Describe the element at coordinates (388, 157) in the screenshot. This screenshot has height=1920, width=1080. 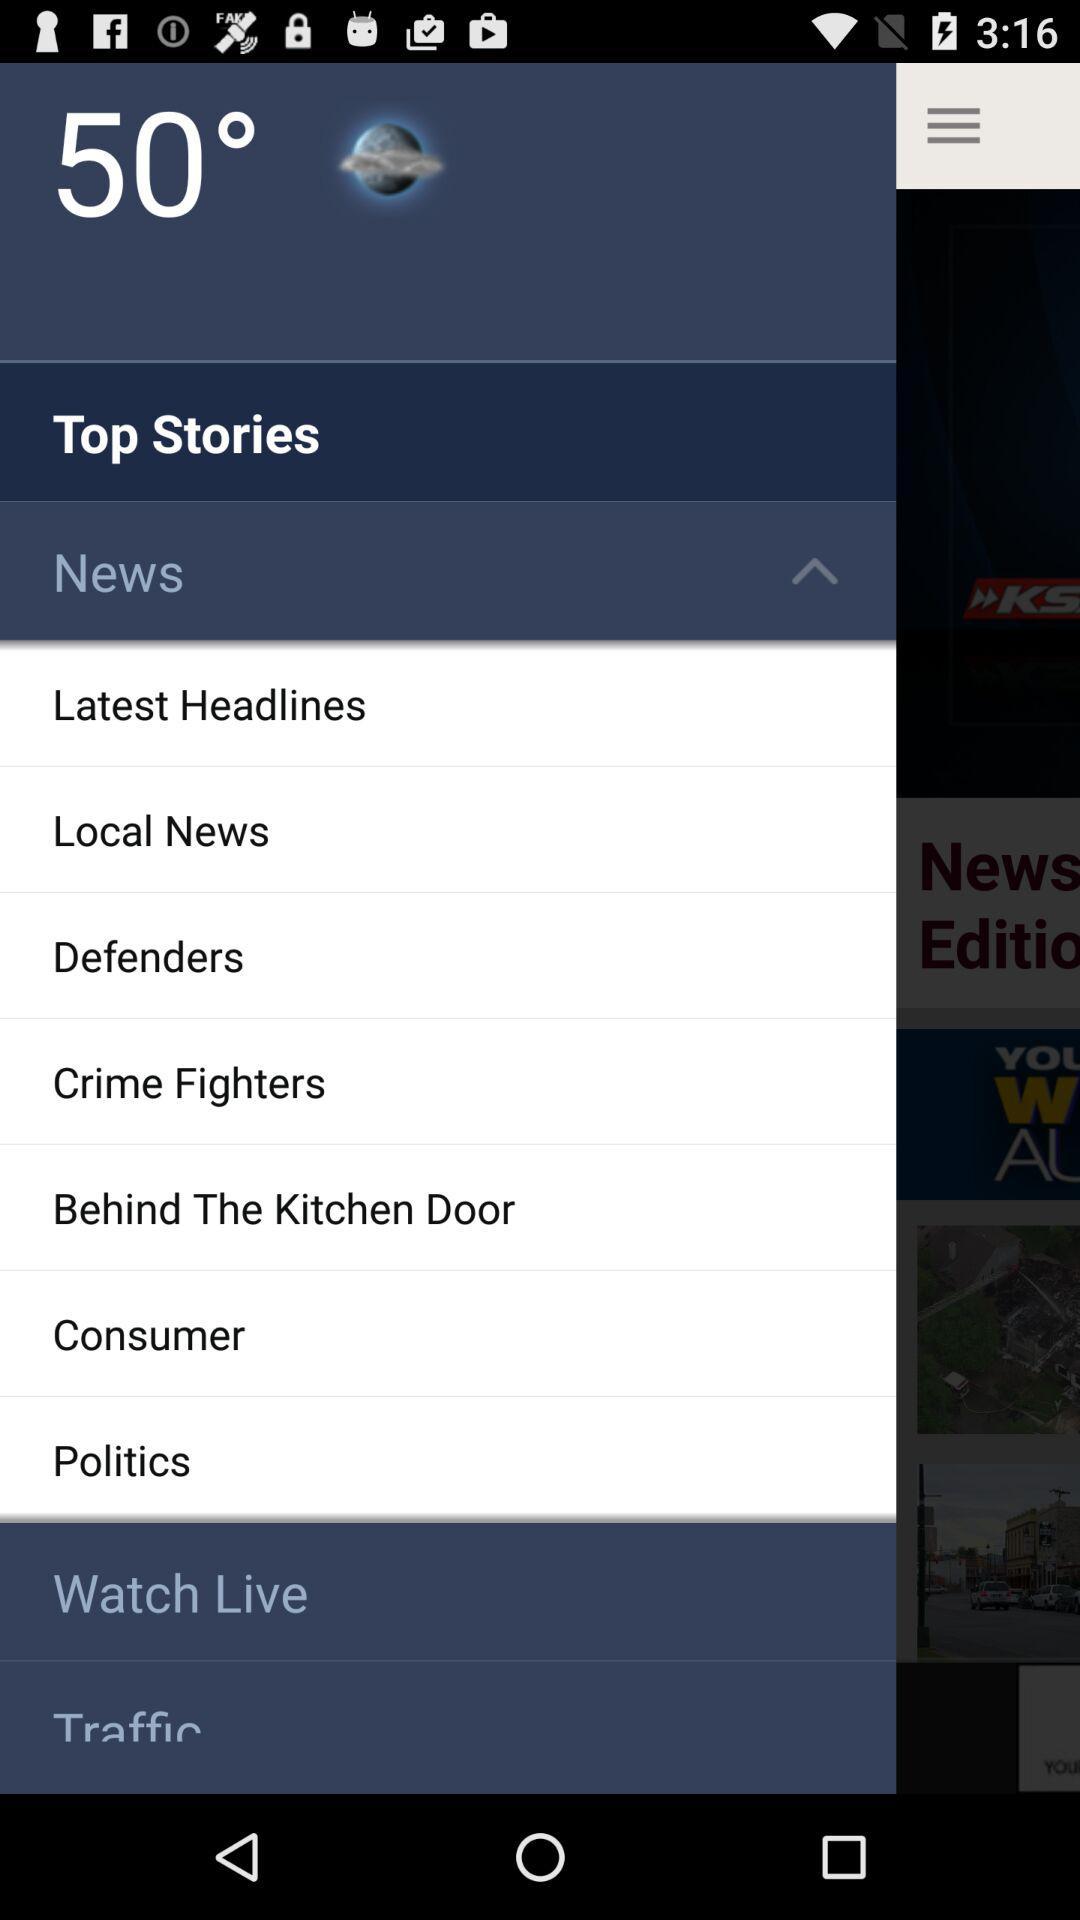
I see `the image next to 50 degrees` at that location.